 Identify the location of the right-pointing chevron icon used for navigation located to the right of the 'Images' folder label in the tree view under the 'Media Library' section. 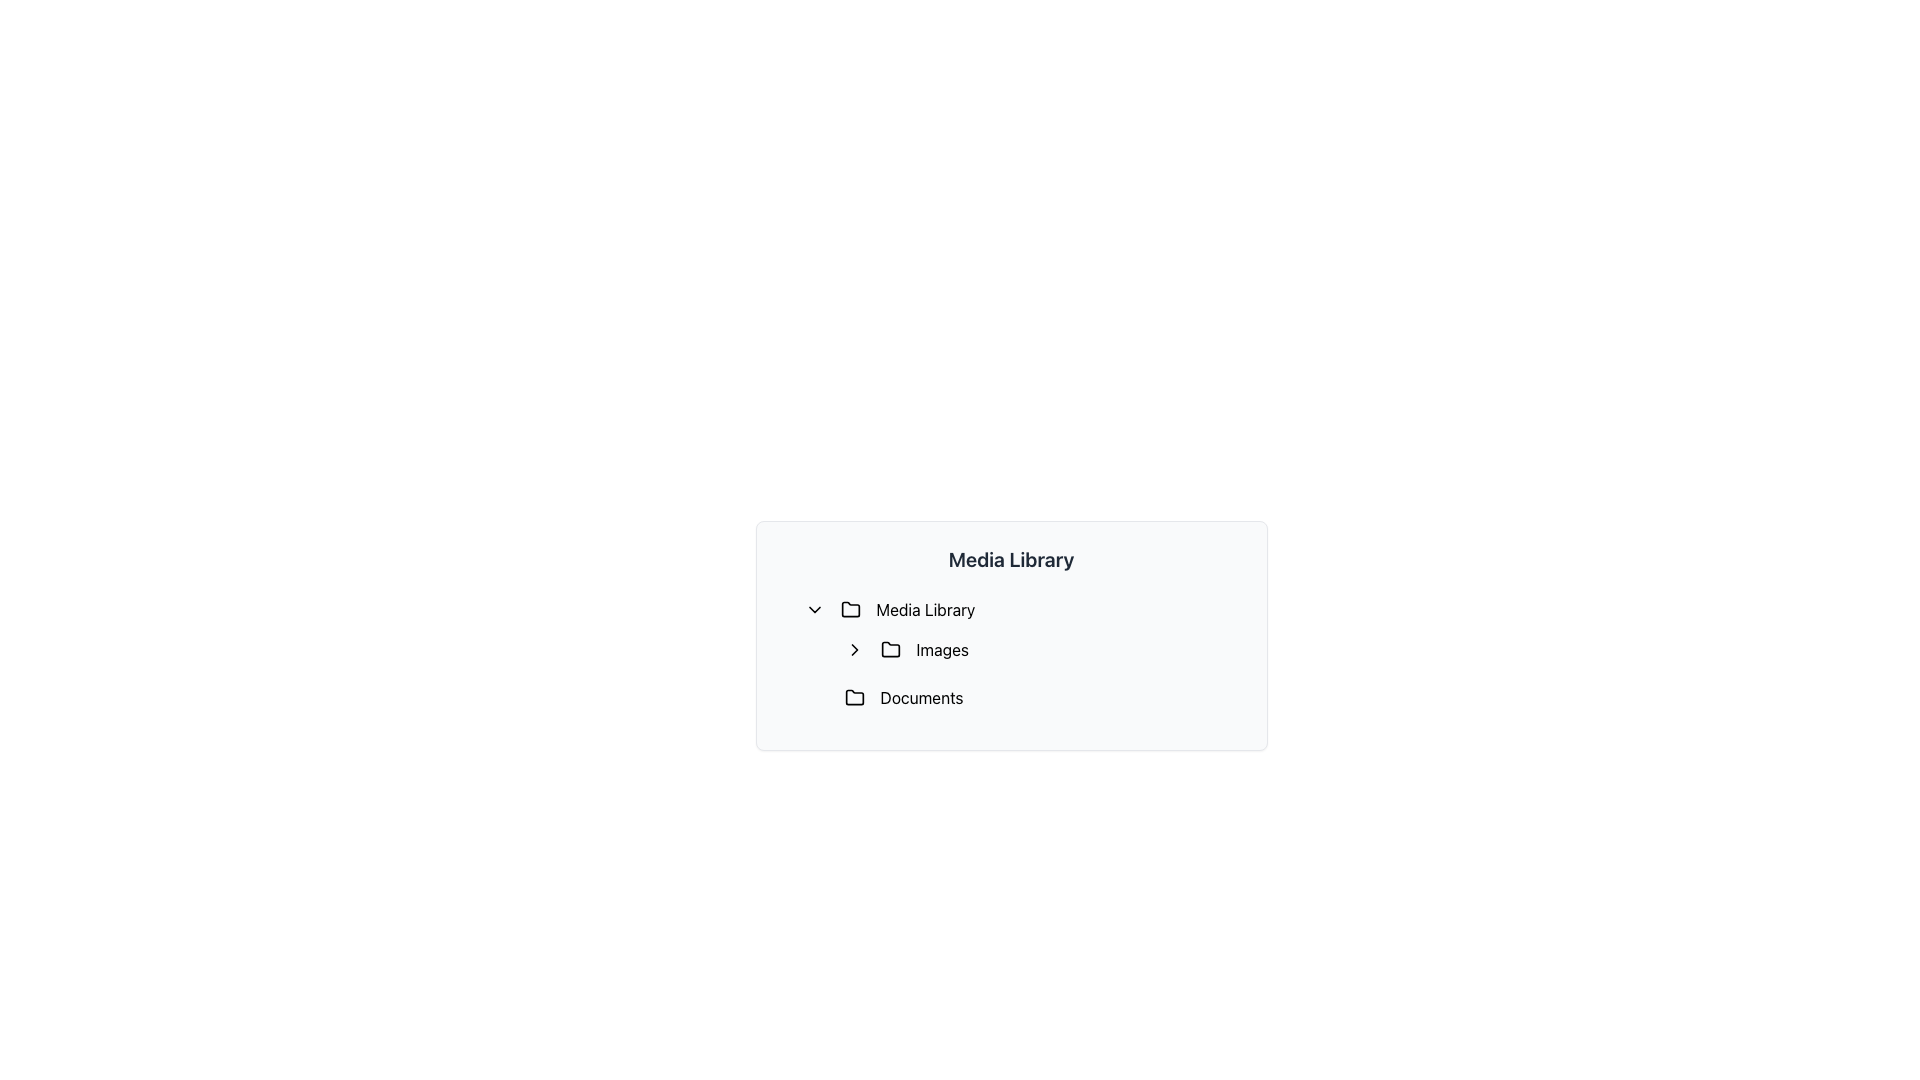
(854, 650).